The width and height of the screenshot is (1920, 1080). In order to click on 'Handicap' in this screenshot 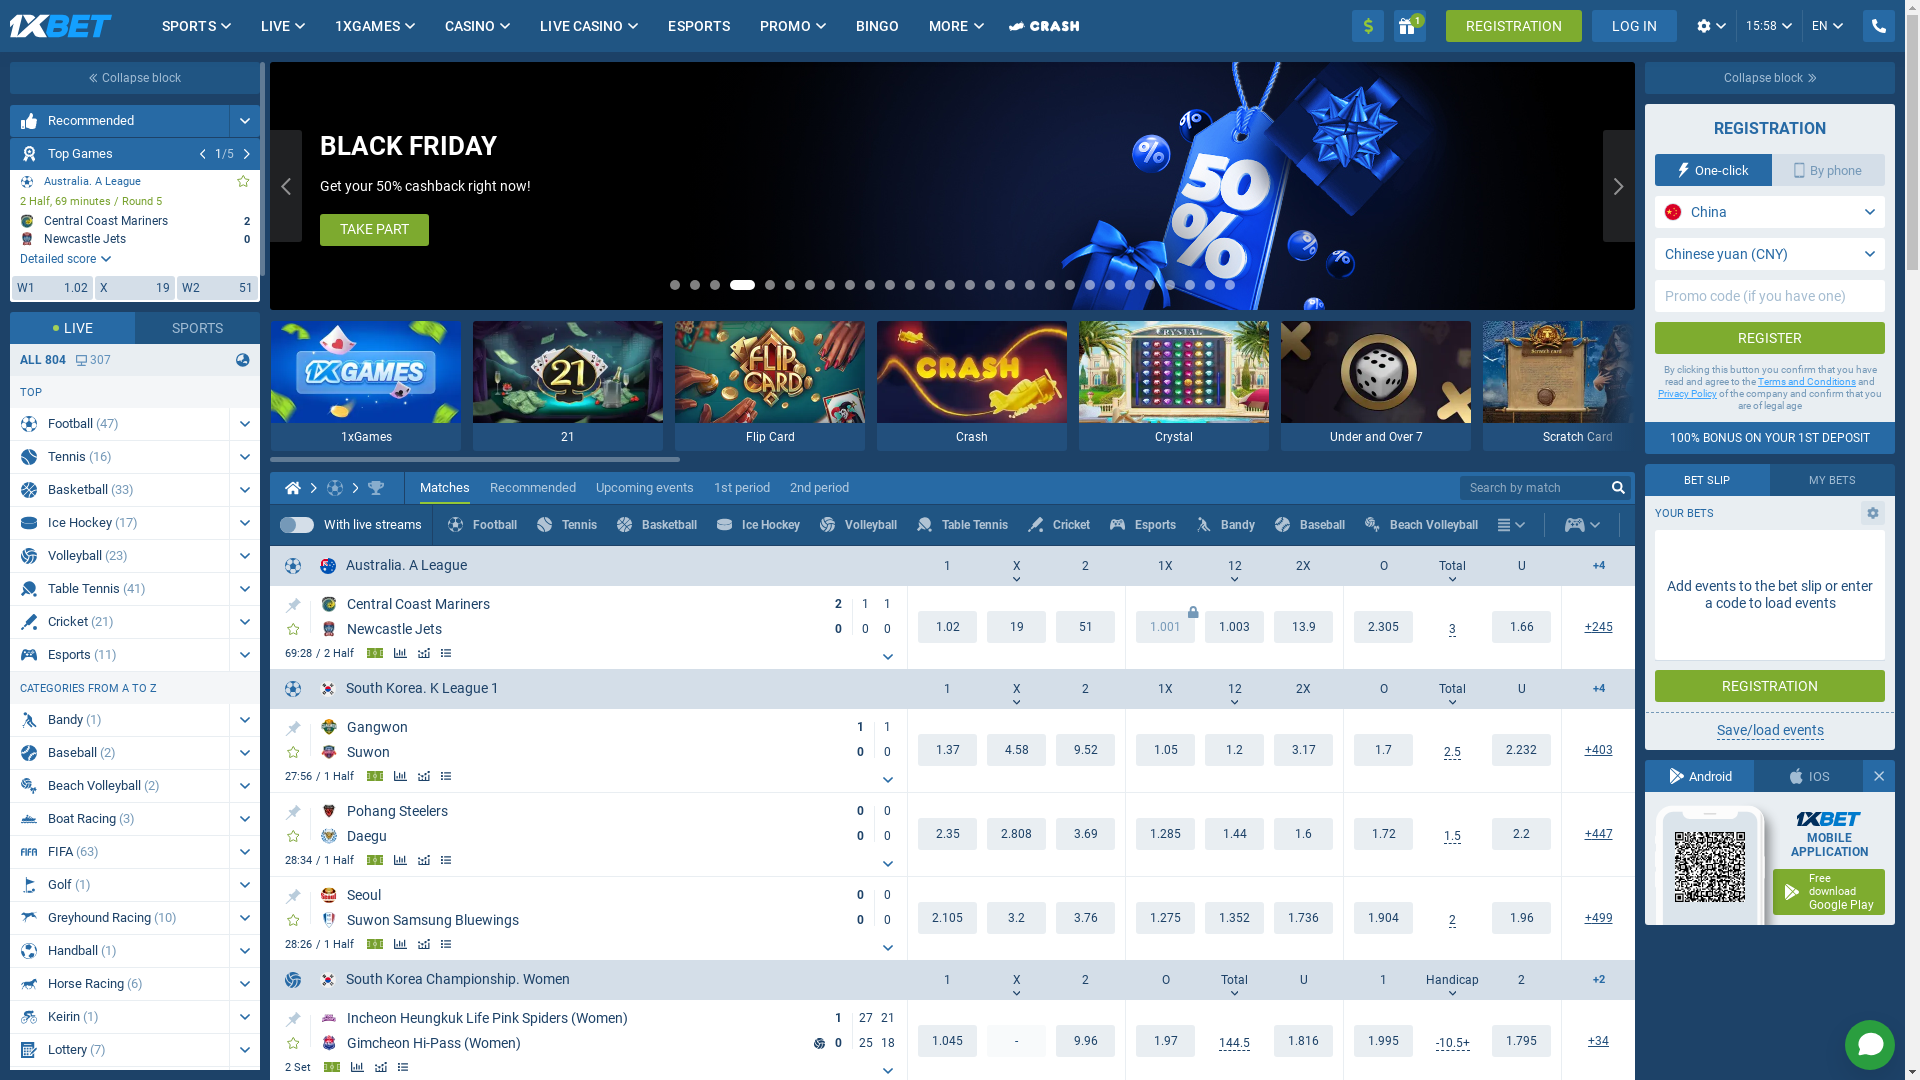, I will do `click(1421, 978)`.